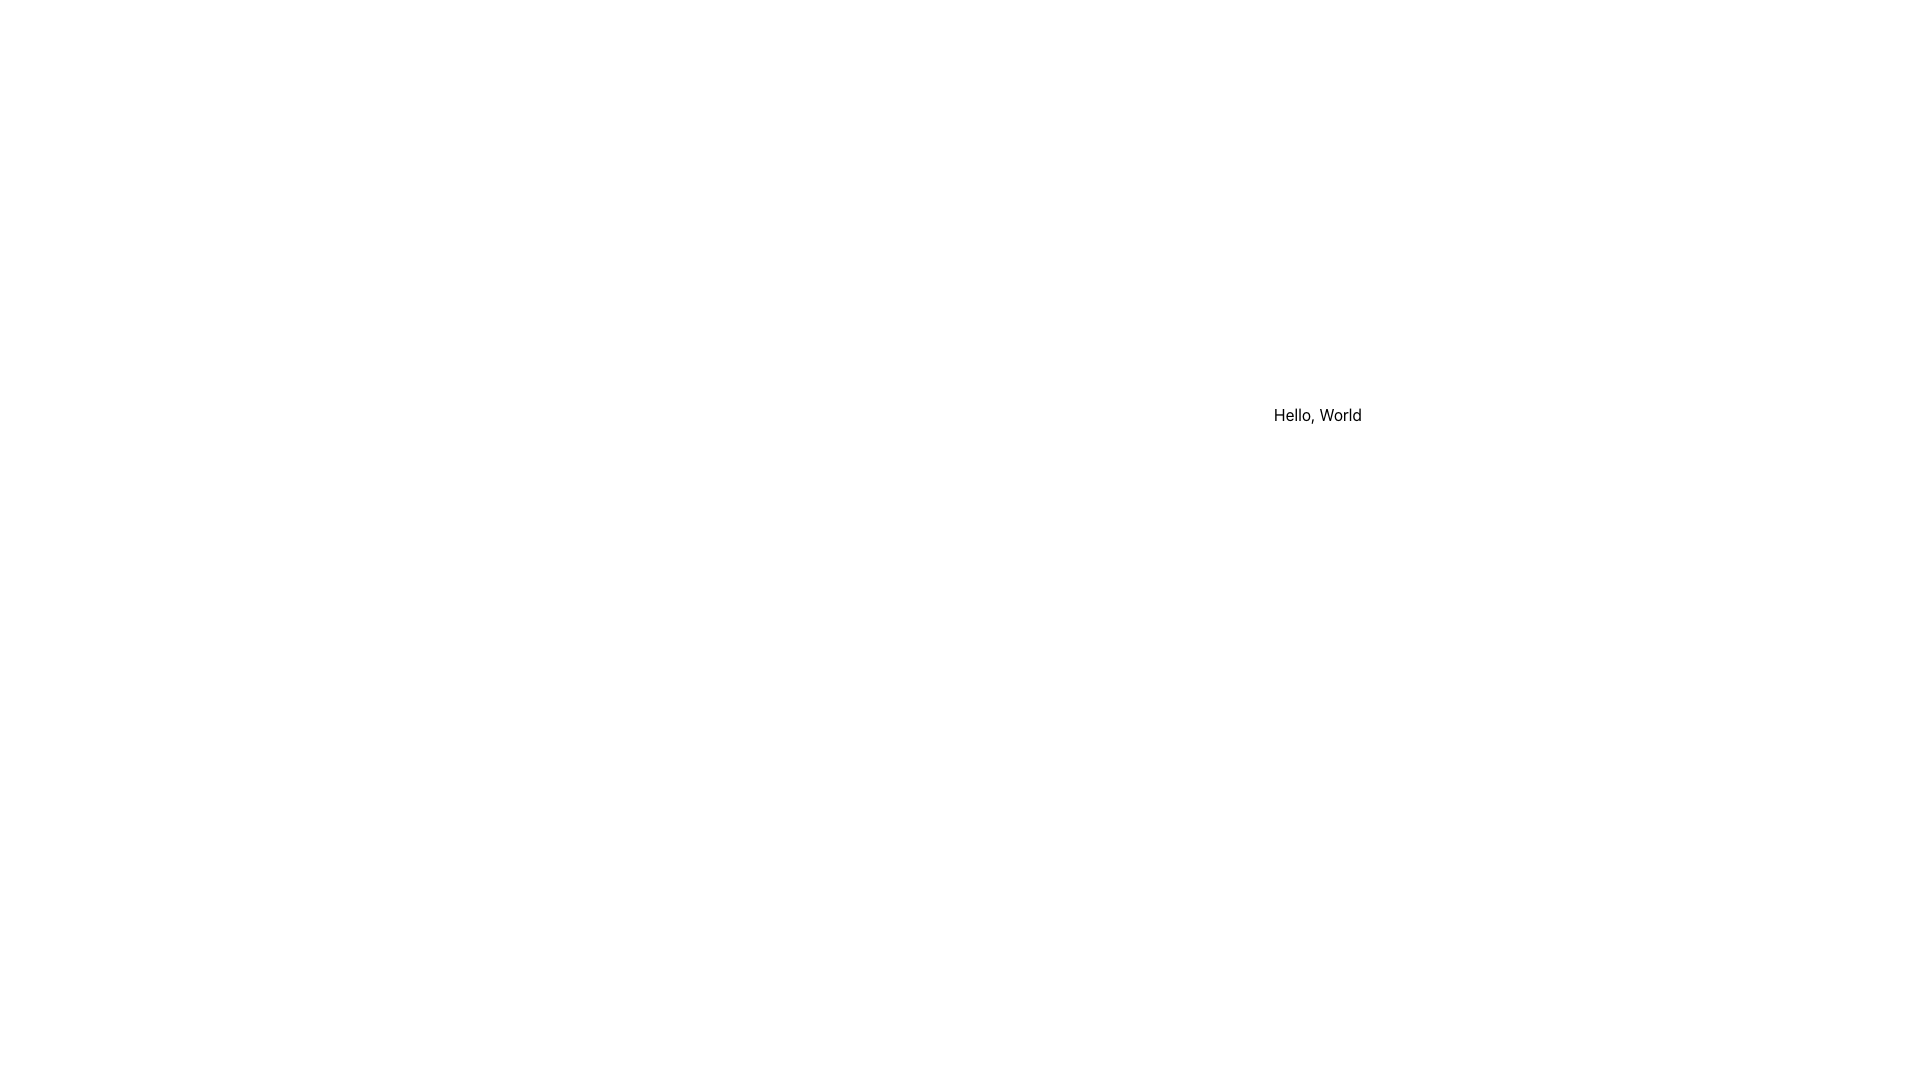  Describe the element at coordinates (1318, 414) in the screenshot. I see `text displayed in the label that says 'Hello, World', which is styled in black font on a white background and located at the top center of the interface` at that location.